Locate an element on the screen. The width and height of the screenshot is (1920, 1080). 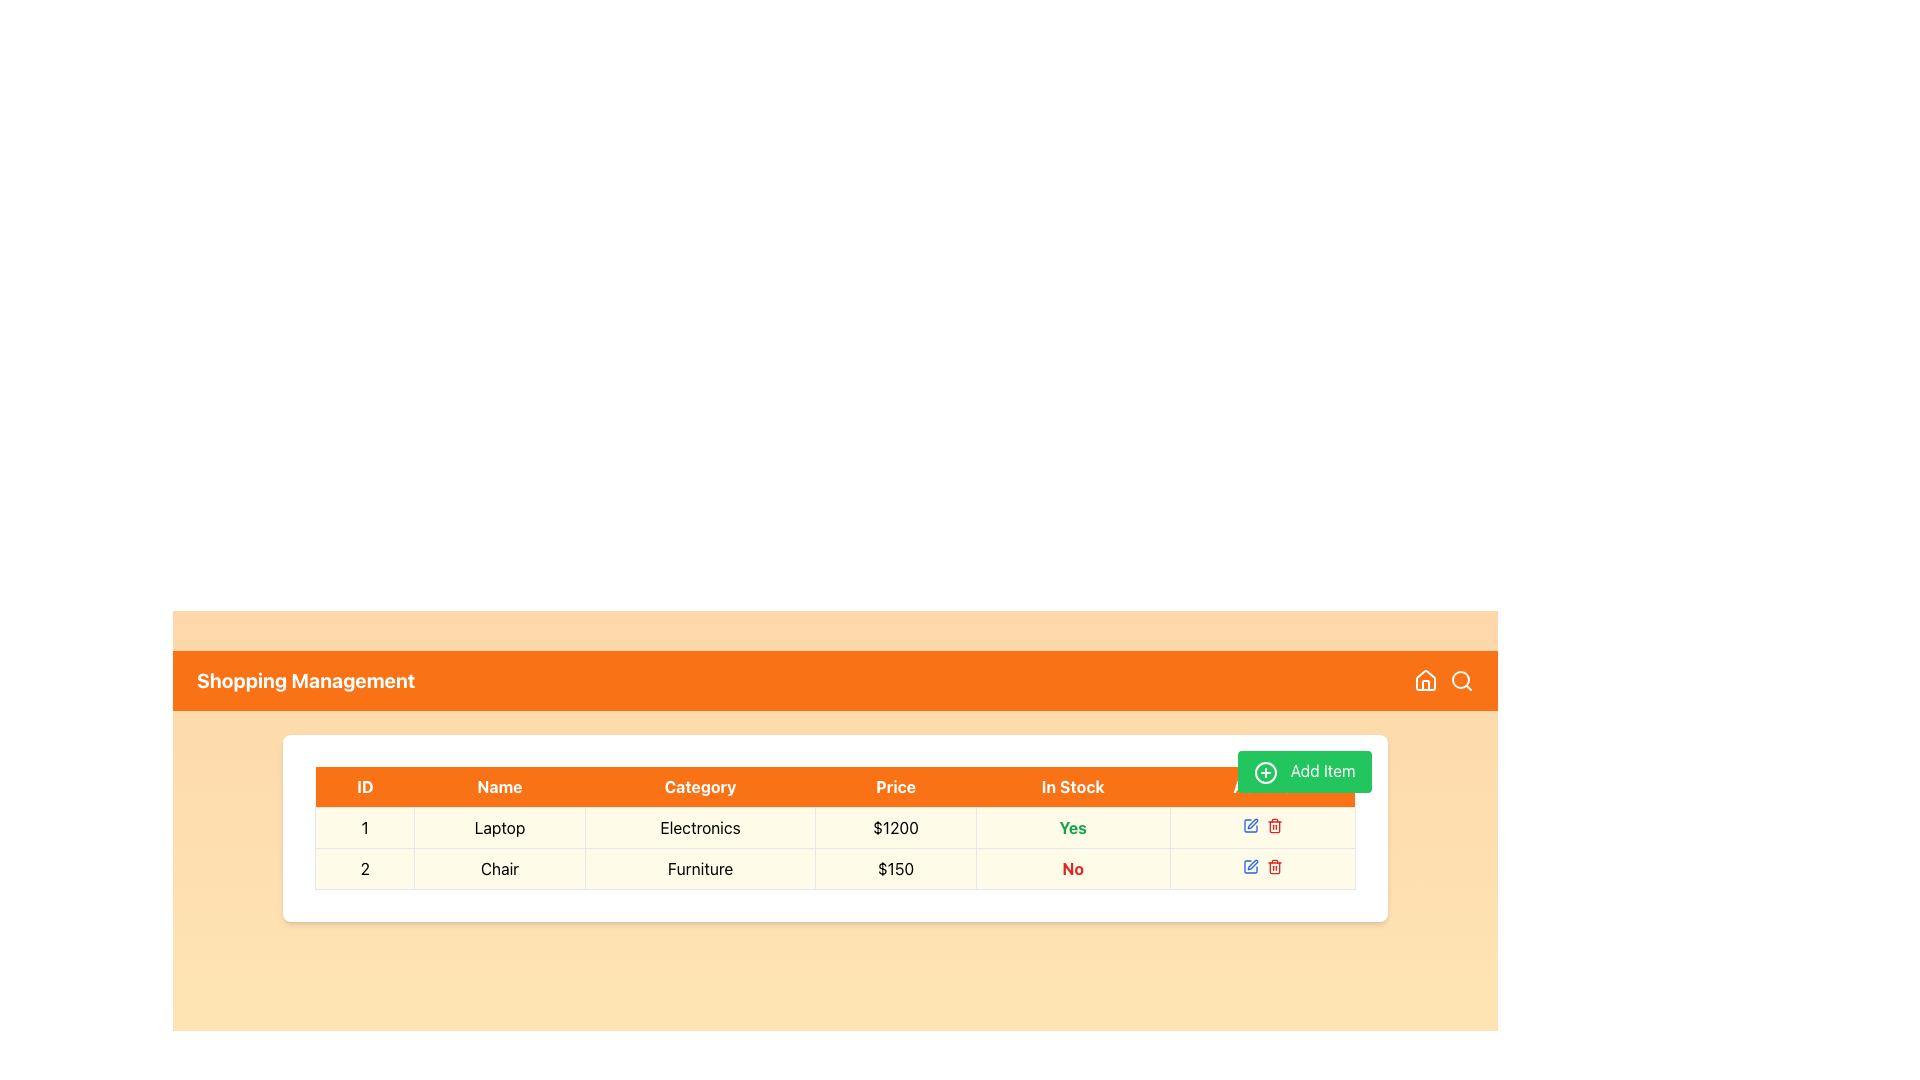
the Text display in the table cell showing the monetary value '$1200', which is bold and styled within the 'Price' column of the table is located at coordinates (895, 828).